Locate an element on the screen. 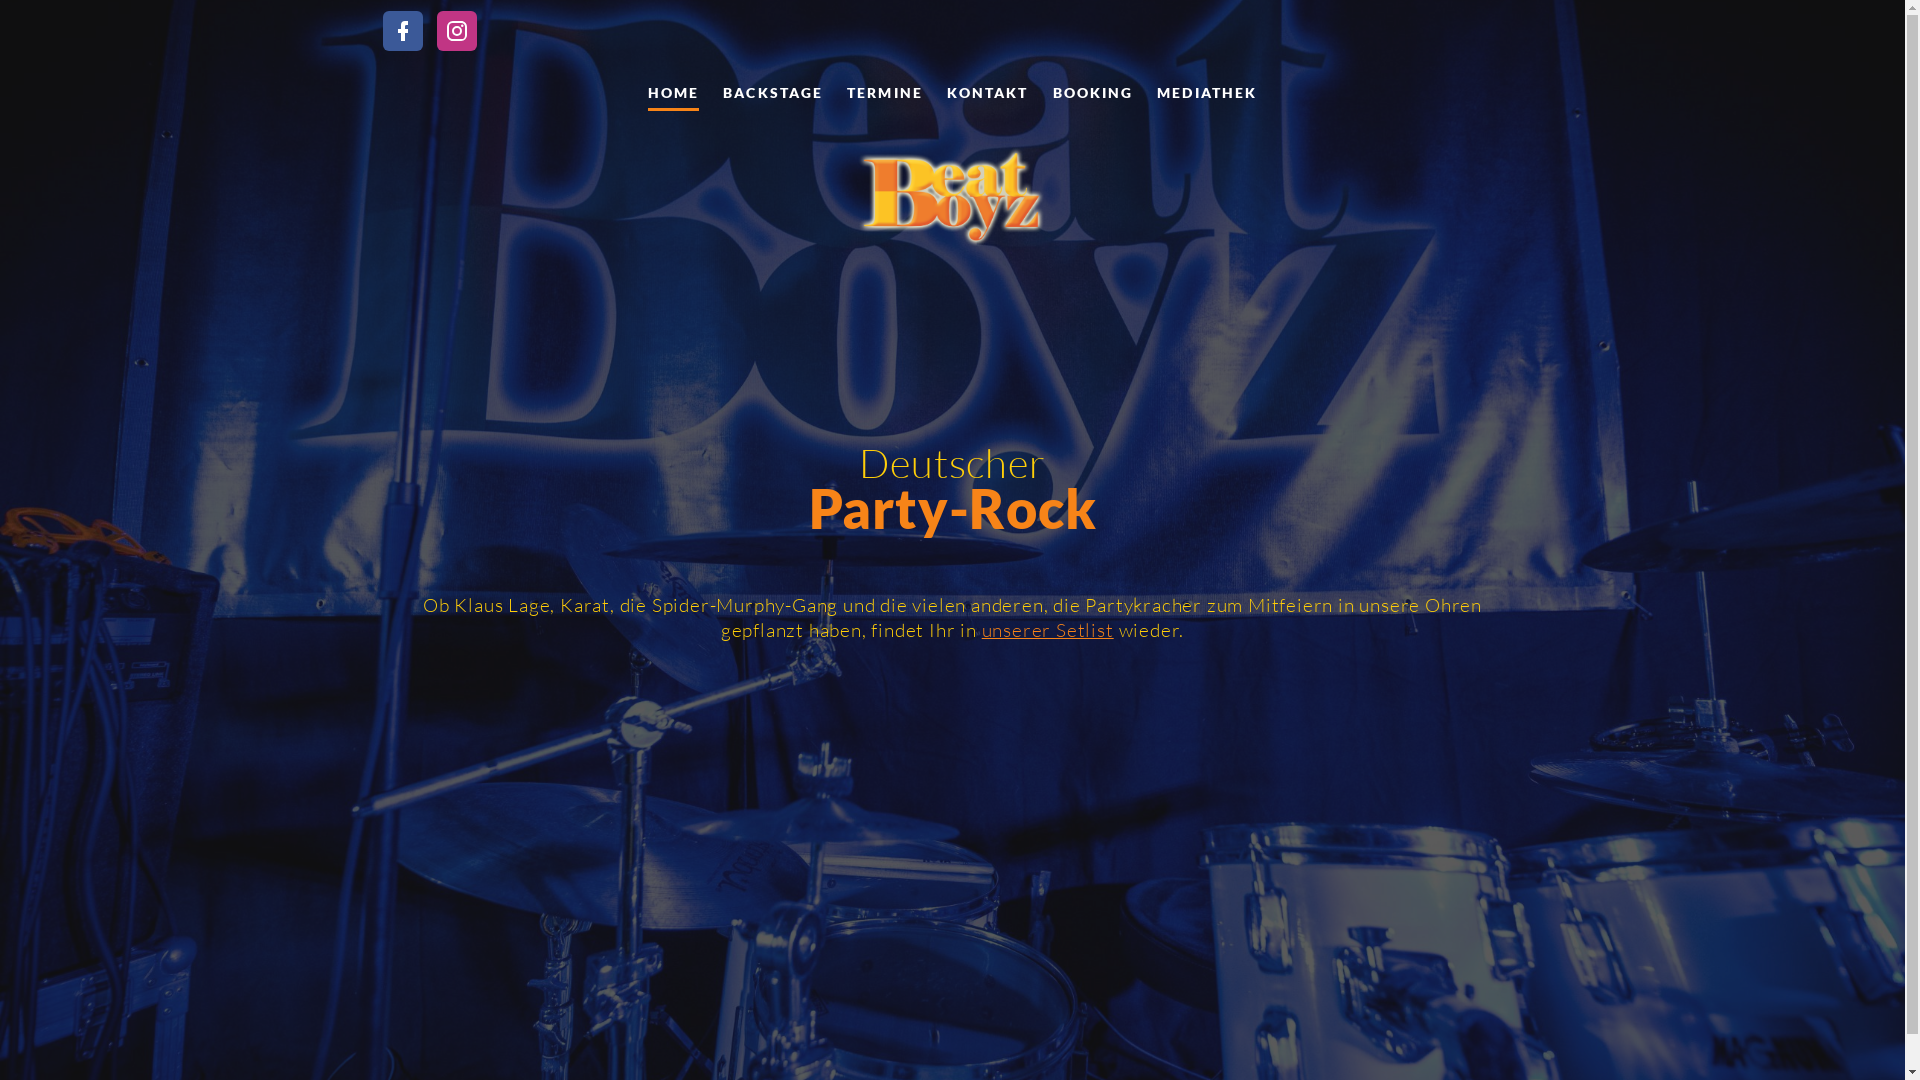  'unserer Setlist' is located at coordinates (1046, 628).